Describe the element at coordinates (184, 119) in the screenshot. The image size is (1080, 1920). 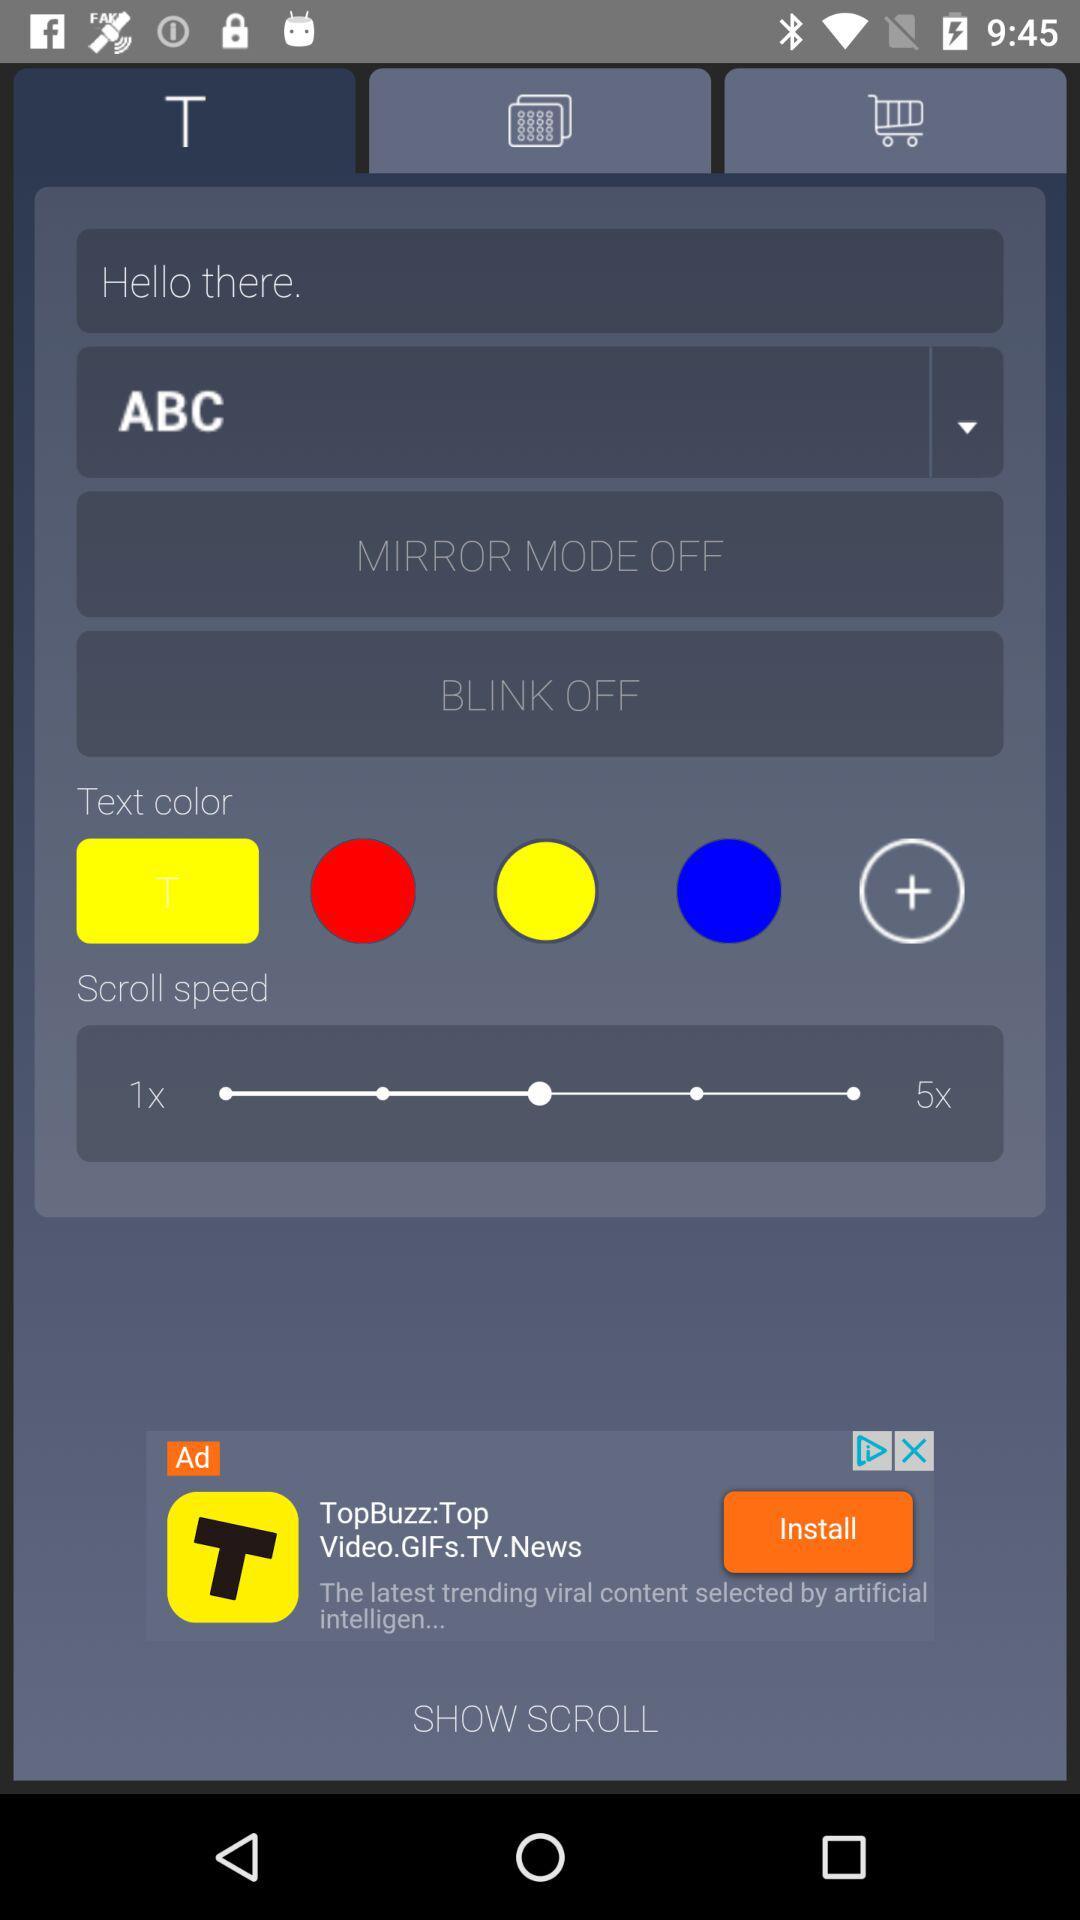
I see `tattie` at that location.